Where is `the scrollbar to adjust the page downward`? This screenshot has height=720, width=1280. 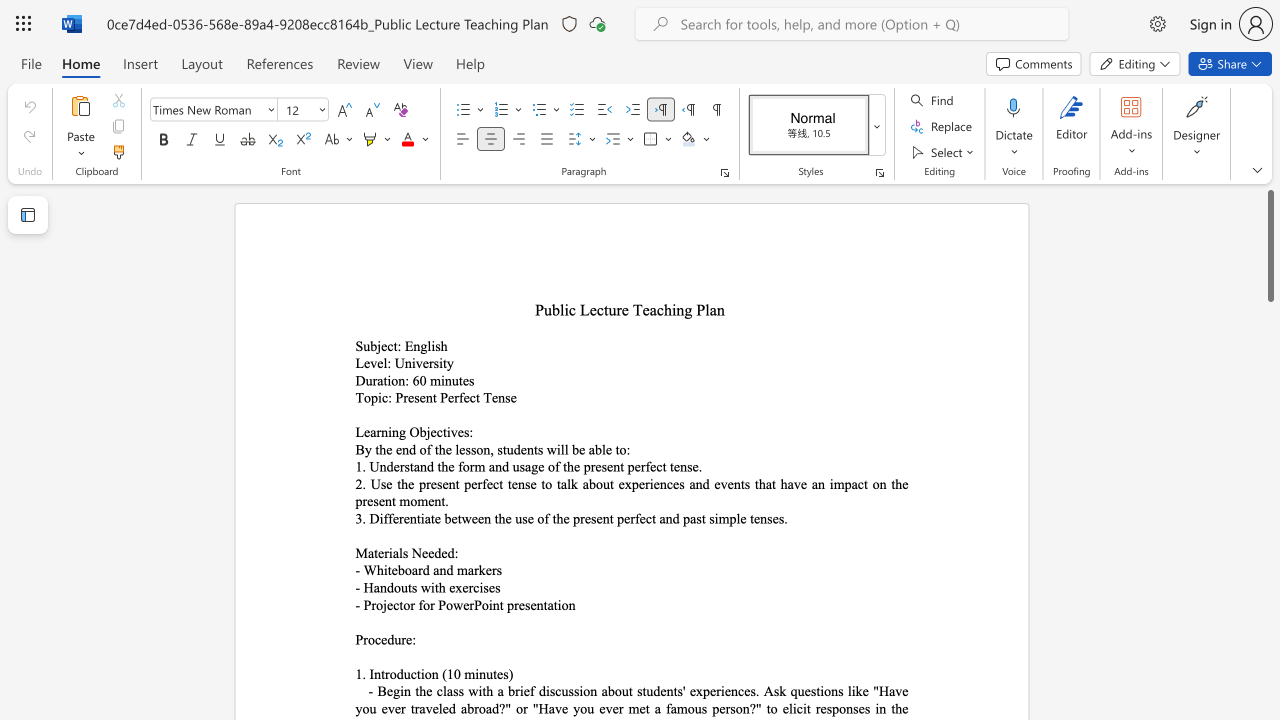 the scrollbar to adjust the page downward is located at coordinates (1269, 318).